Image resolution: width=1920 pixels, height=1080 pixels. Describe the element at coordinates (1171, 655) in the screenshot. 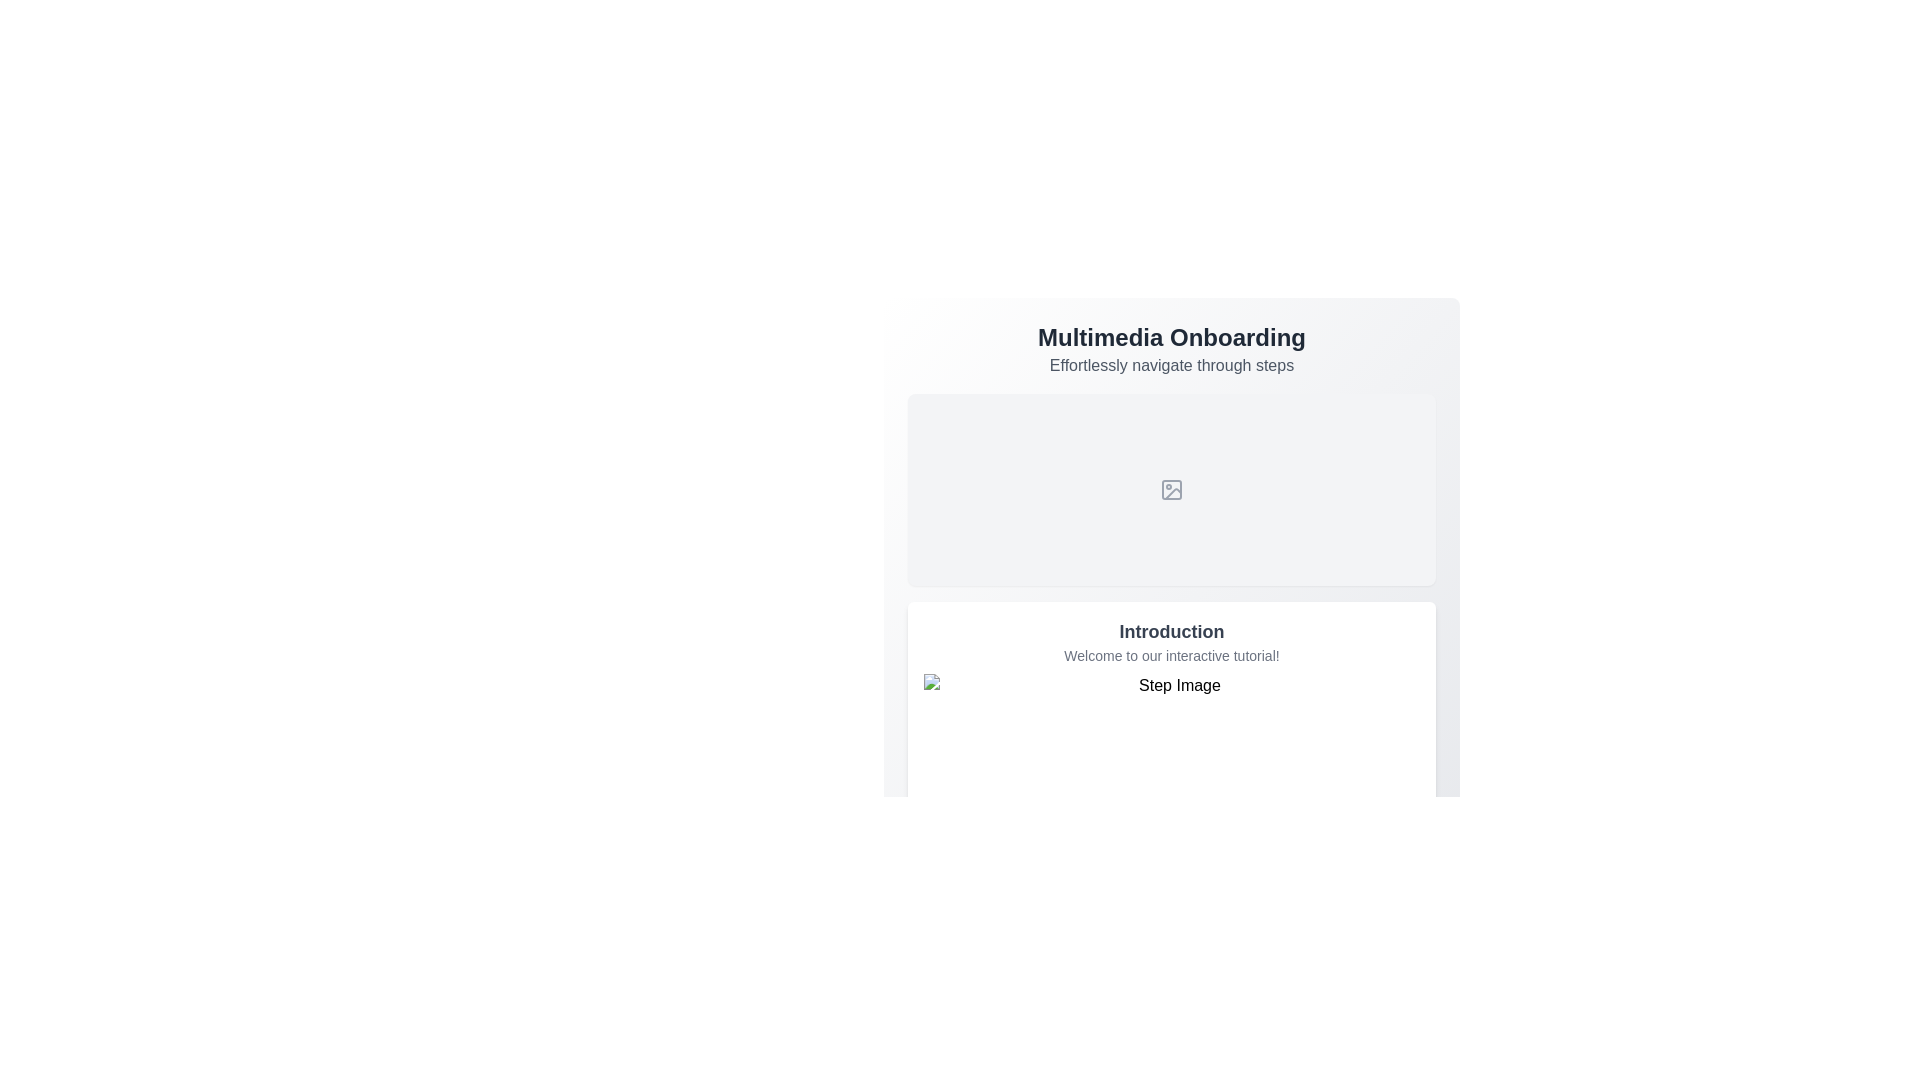

I see `introductory text content located below the 'Introduction' heading and above the 'Step Image', which provides a welcoming message for the interactive tutorial` at that location.